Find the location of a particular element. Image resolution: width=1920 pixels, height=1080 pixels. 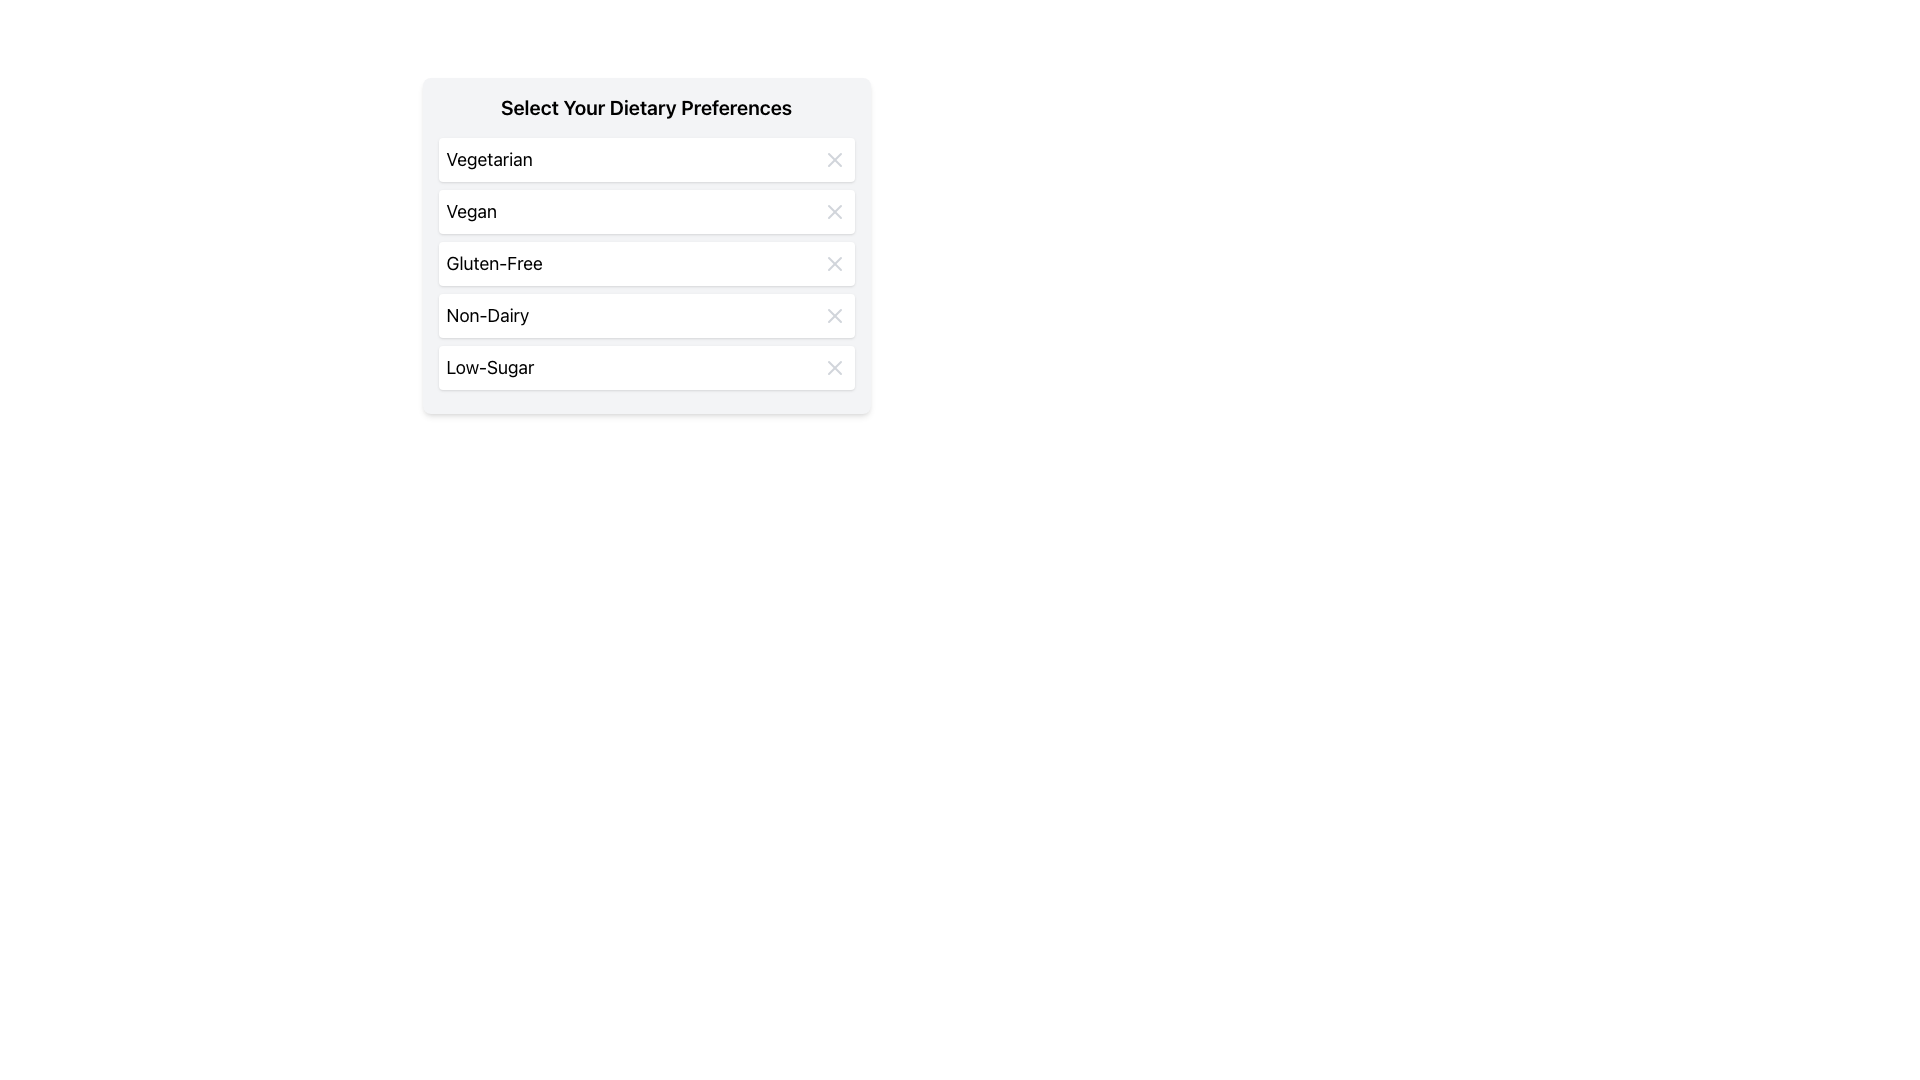

the button that allows users to remove or deselect the 'Non-Dairy' preference in the dietary selections list is located at coordinates (834, 315).